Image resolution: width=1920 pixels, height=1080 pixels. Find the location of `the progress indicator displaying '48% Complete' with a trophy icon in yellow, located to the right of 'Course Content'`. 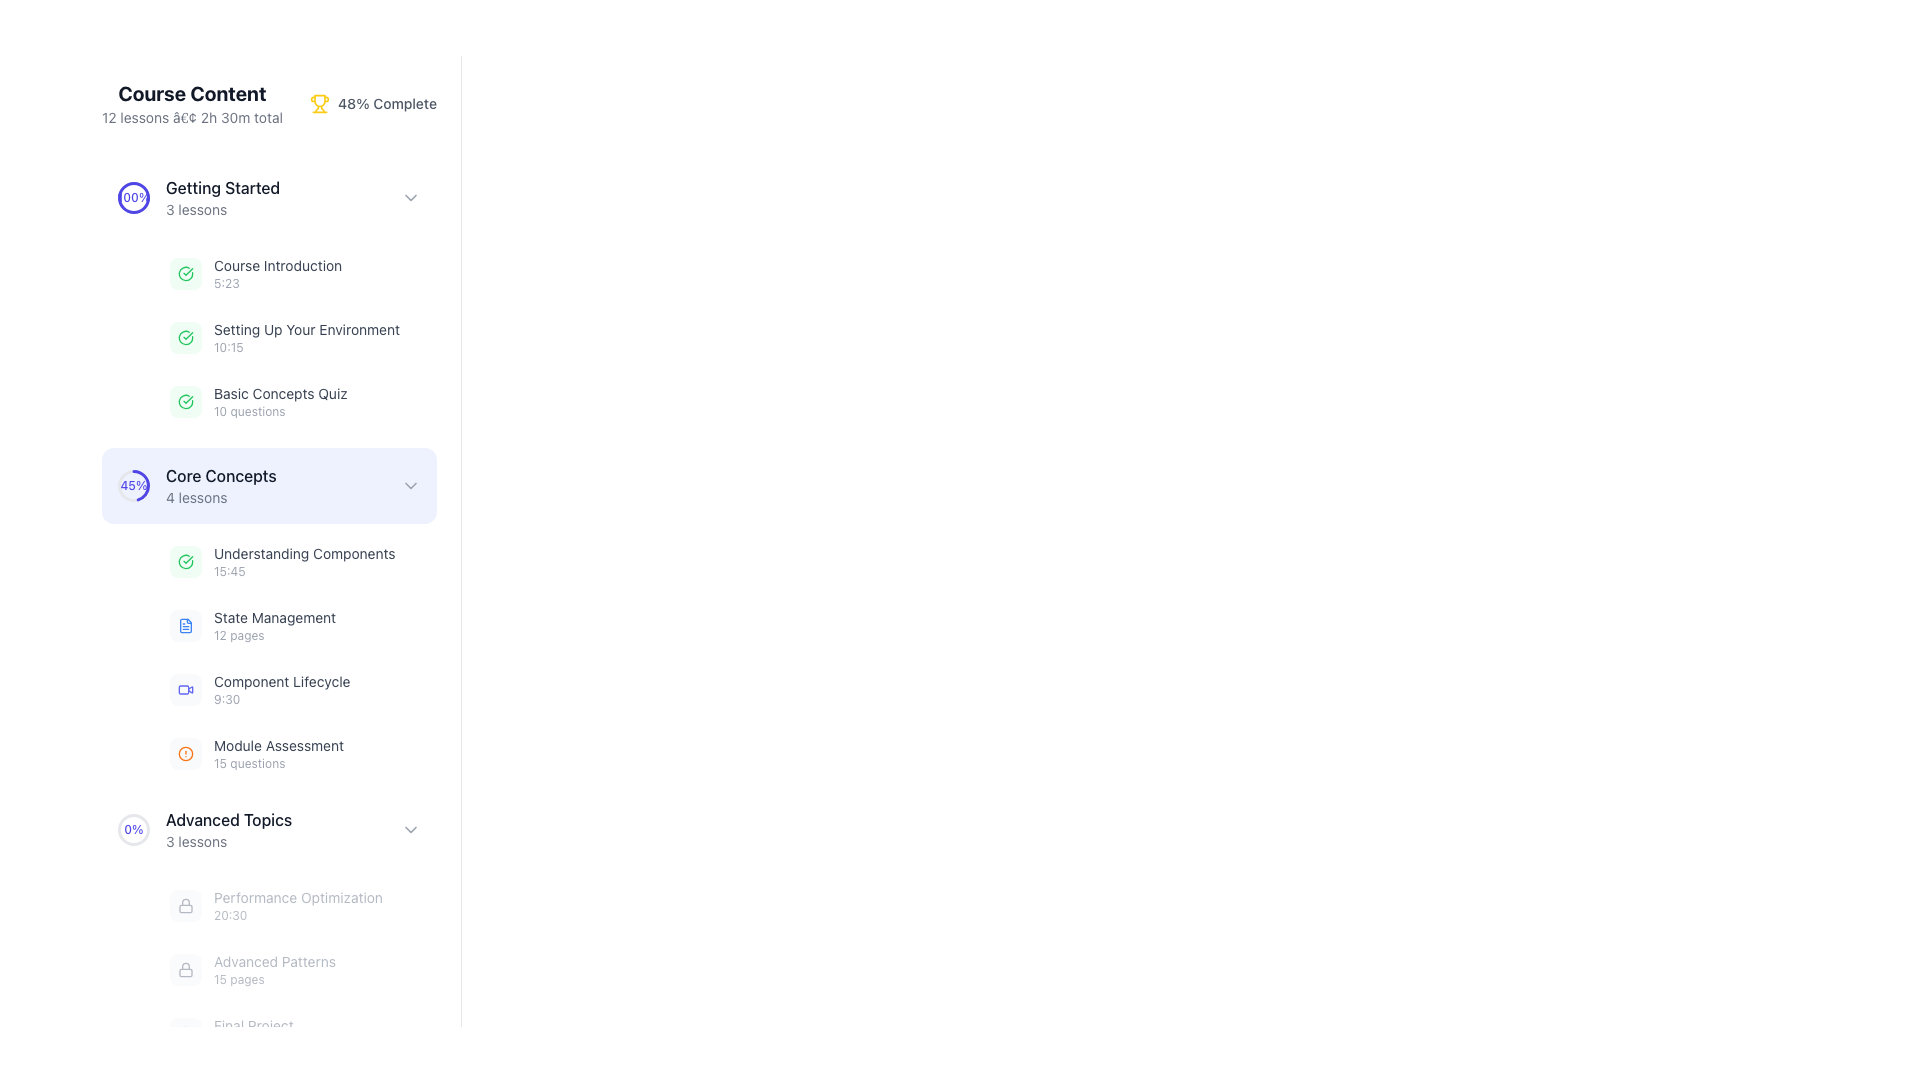

the progress indicator displaying '48% Complete' with a trophy icon in yellow, located to the right of 'Course Content' is located at coordinates (373, 104).